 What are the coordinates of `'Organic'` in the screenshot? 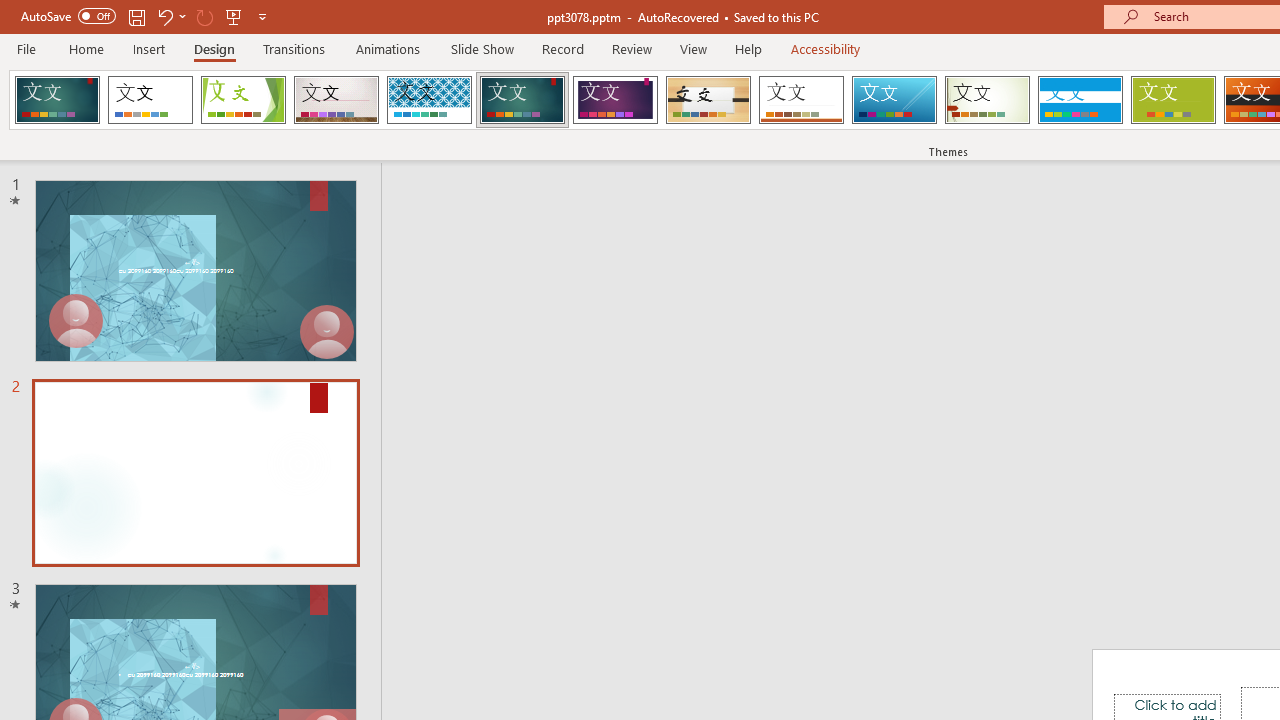 It's located at (708, 100).